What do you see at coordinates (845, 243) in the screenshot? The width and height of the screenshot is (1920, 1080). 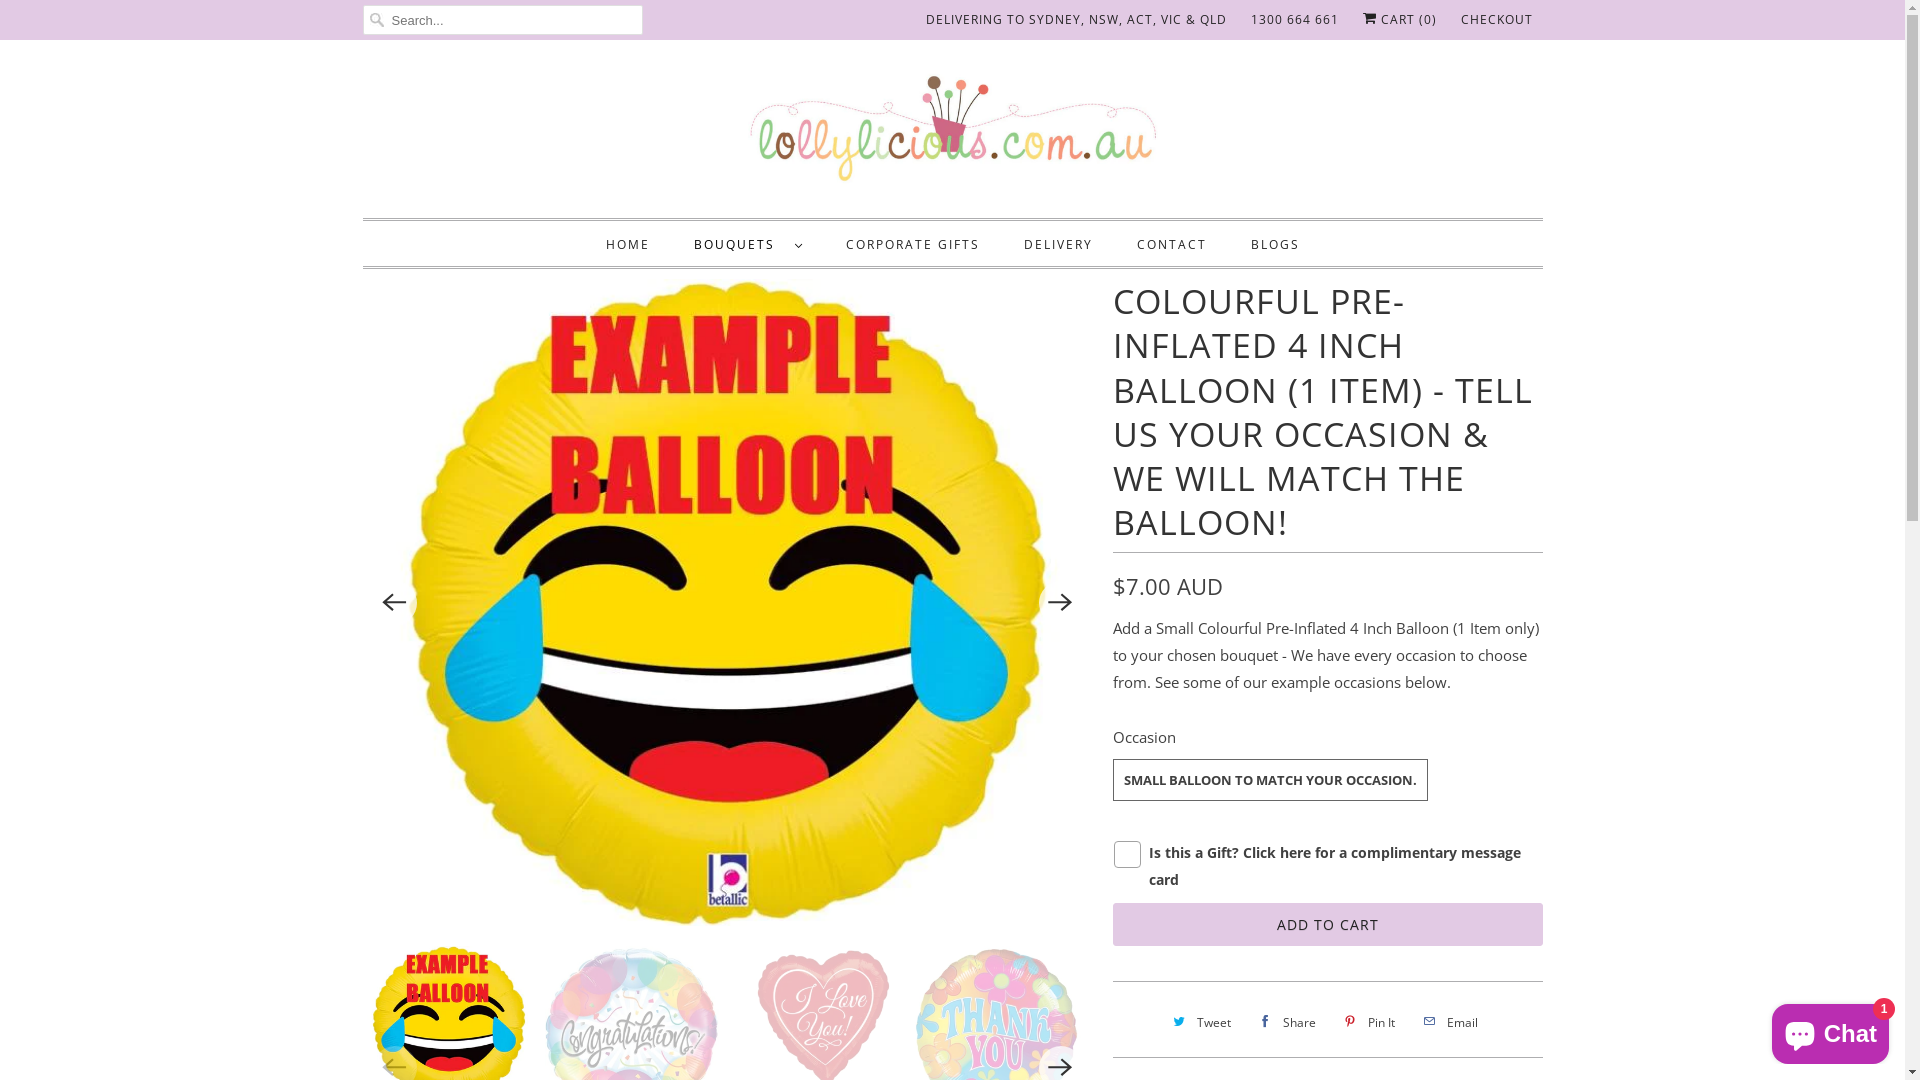 I see `'CORPORATE GIFTS'` at bounding box center [845, 243].